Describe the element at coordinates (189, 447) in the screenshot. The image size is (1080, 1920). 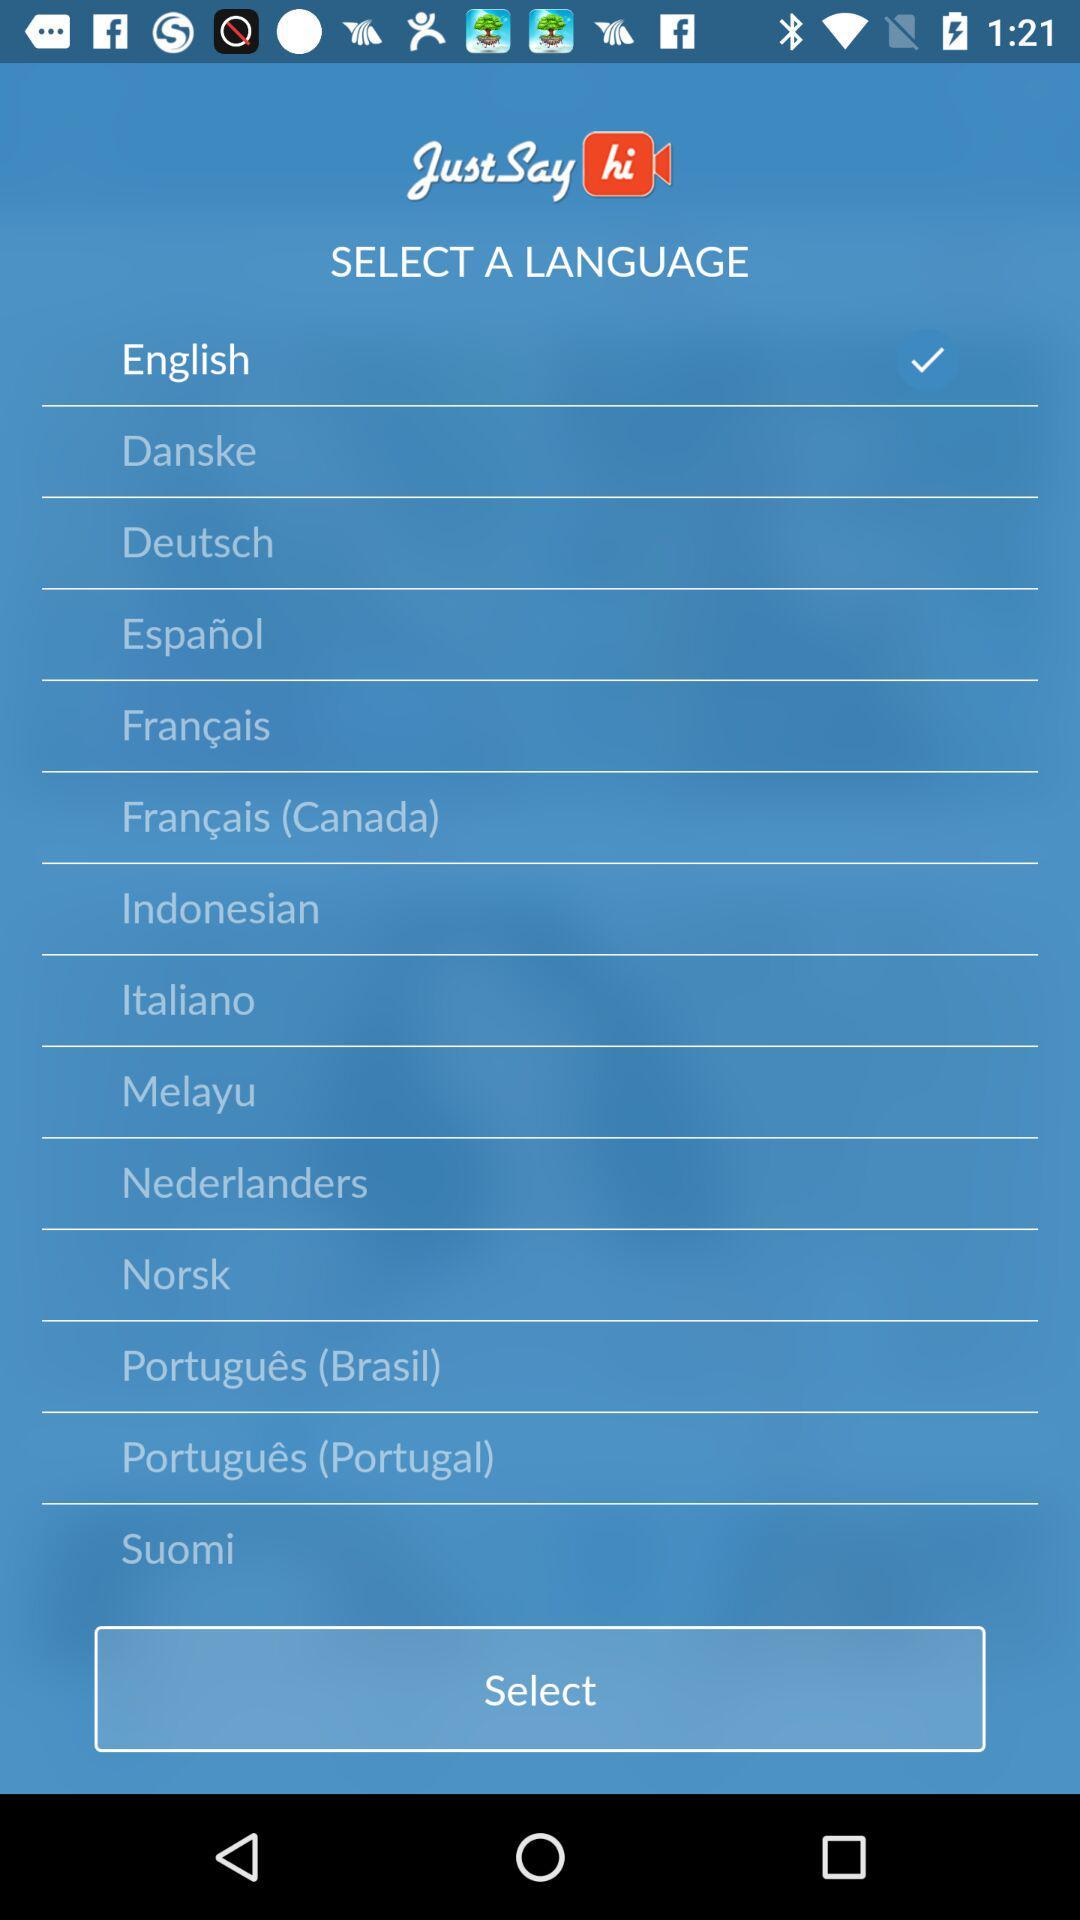
I see `the icon below the english icon` at that location.